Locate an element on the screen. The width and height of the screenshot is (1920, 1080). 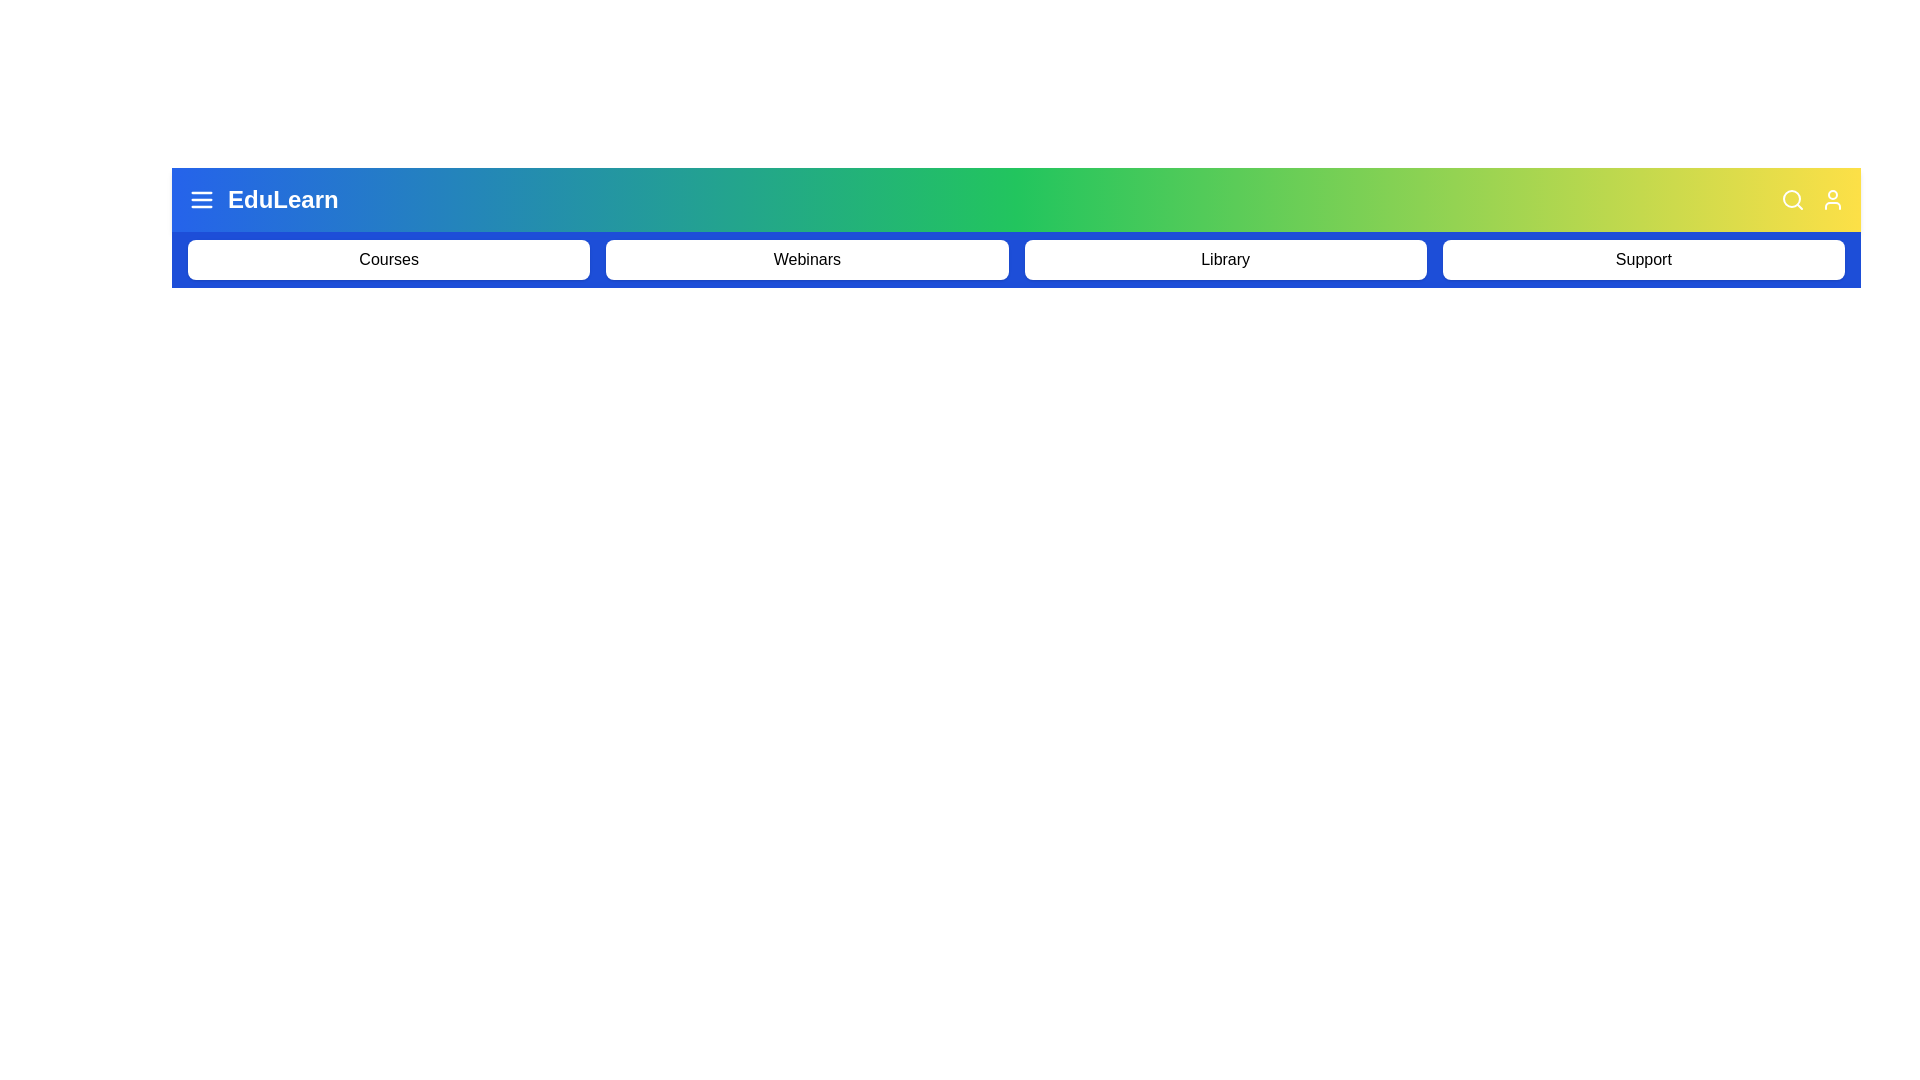
the menu item Courses is located at coordinates (388, 258).